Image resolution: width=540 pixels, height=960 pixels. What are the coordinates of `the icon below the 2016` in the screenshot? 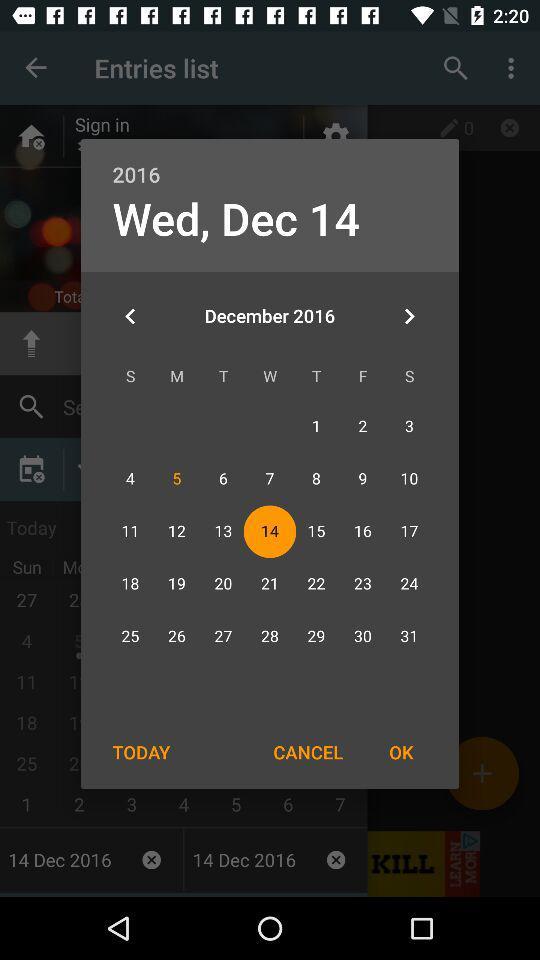 It's located at (408, 316).